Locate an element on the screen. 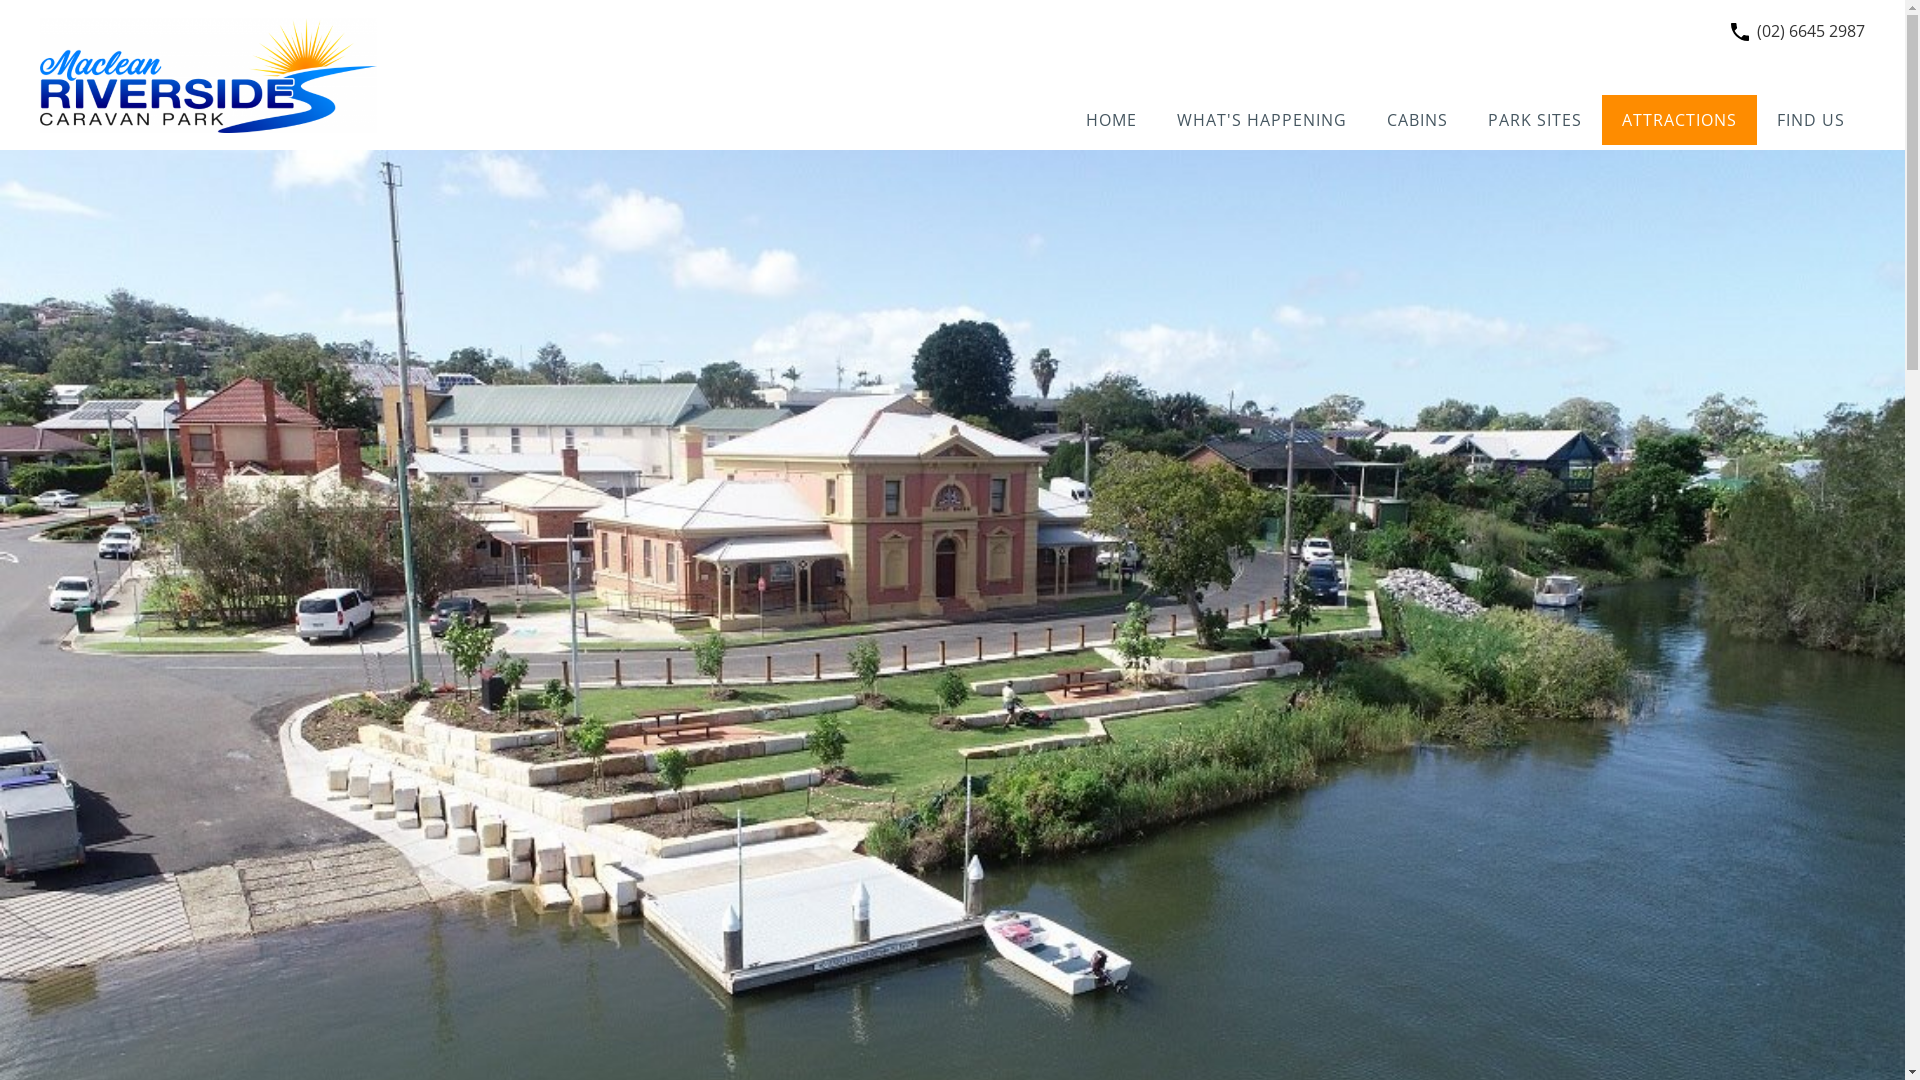 The height and width of the screenshot is (1080, 1920). 'PARK SITES' is located at coordinates (1534, 119).